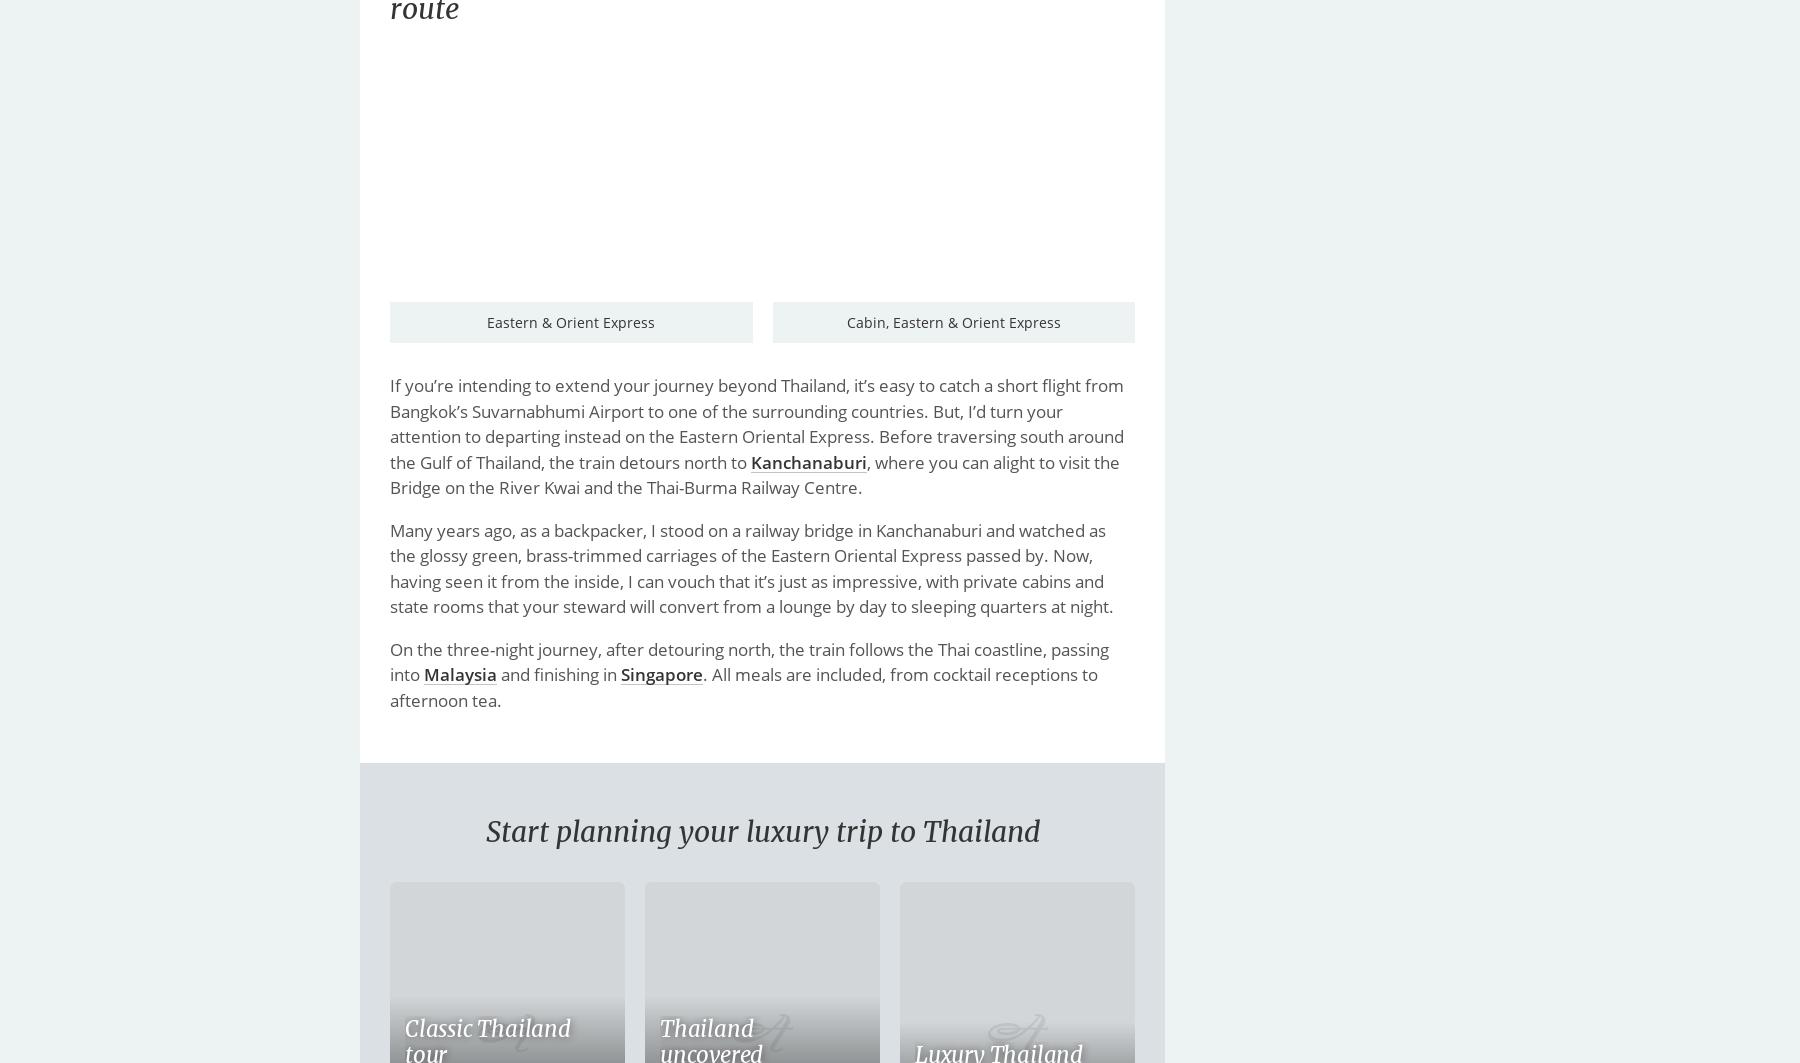  Describe the element at coordinates (748, 660) in the screenshot. I see `'On the three-night journey, after detouring north, the train follows the Thai coastline, passing into'` at that location.